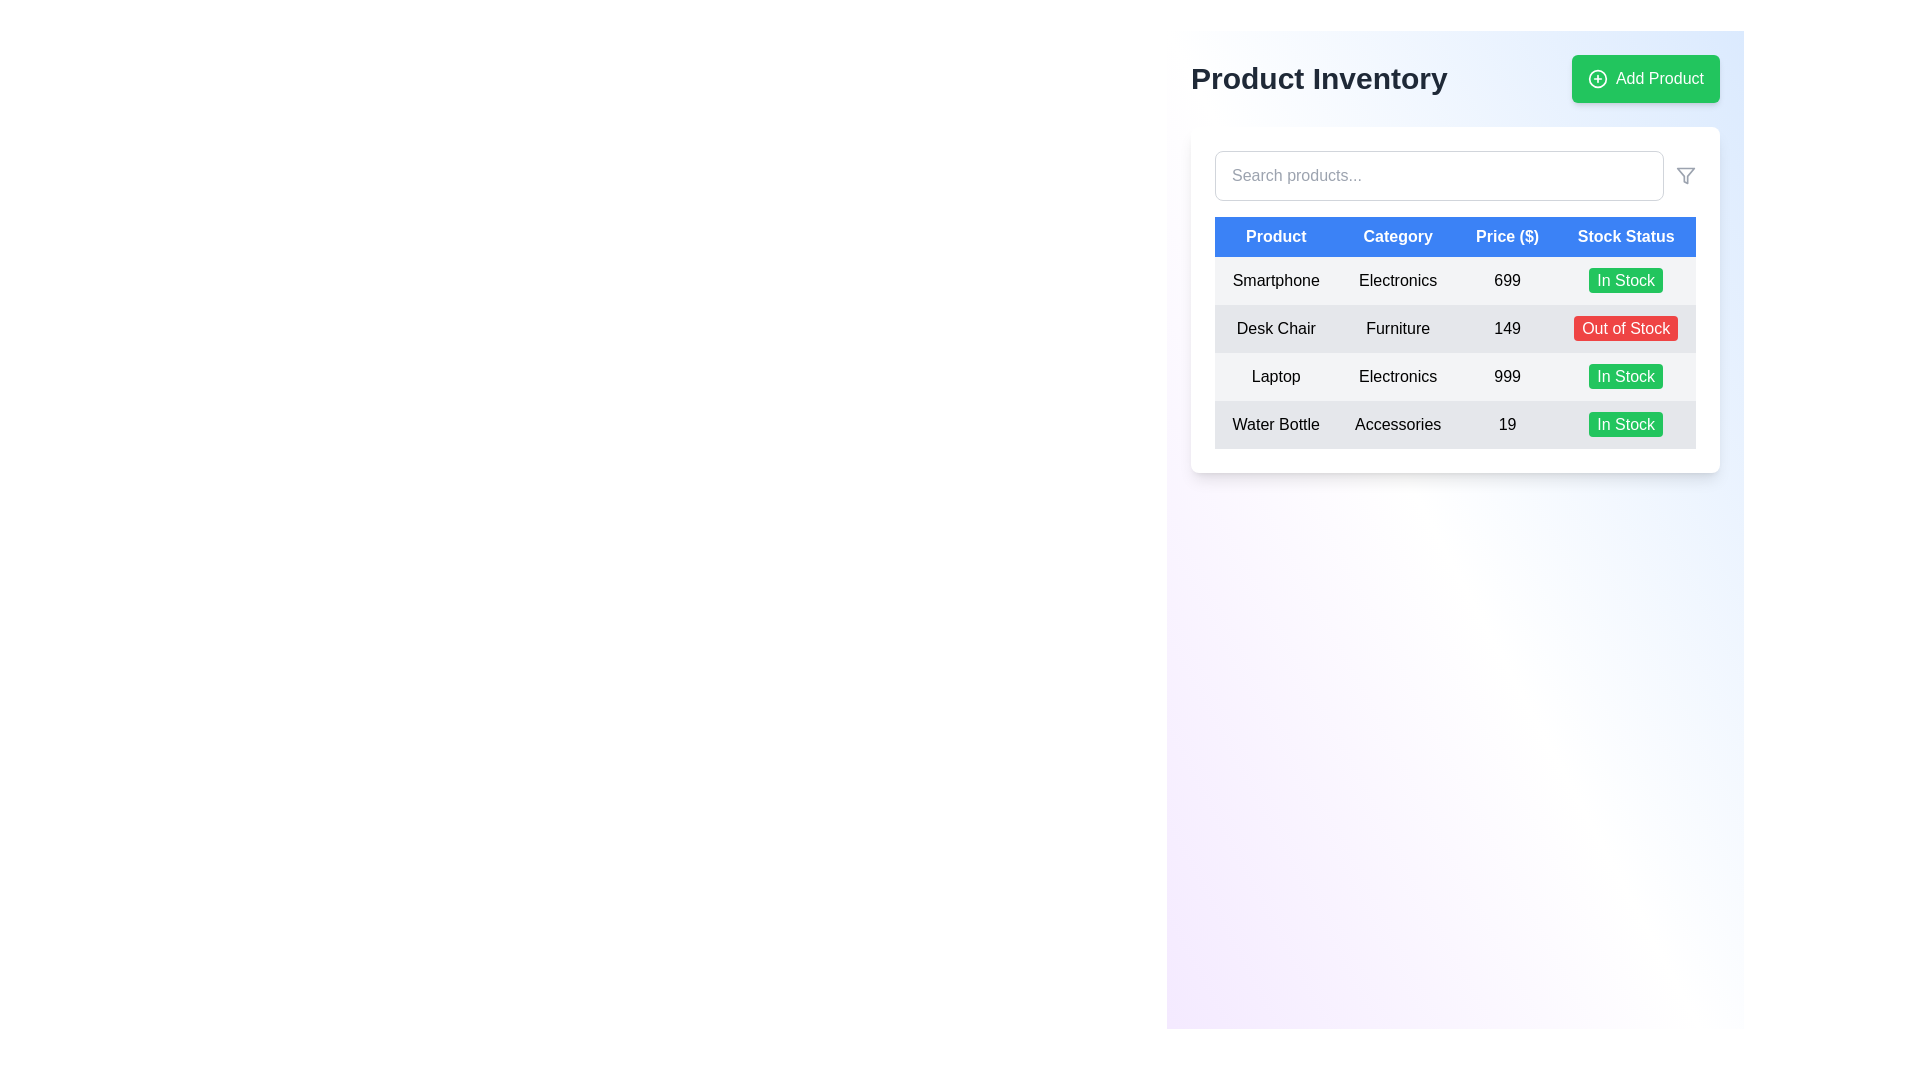 This screenshot has height=1080, width=1920. I want to click on text from the Table Header Cell labeled 'Price ($)', which is the third header in the row of the product inventory table, so click(1507, 235).